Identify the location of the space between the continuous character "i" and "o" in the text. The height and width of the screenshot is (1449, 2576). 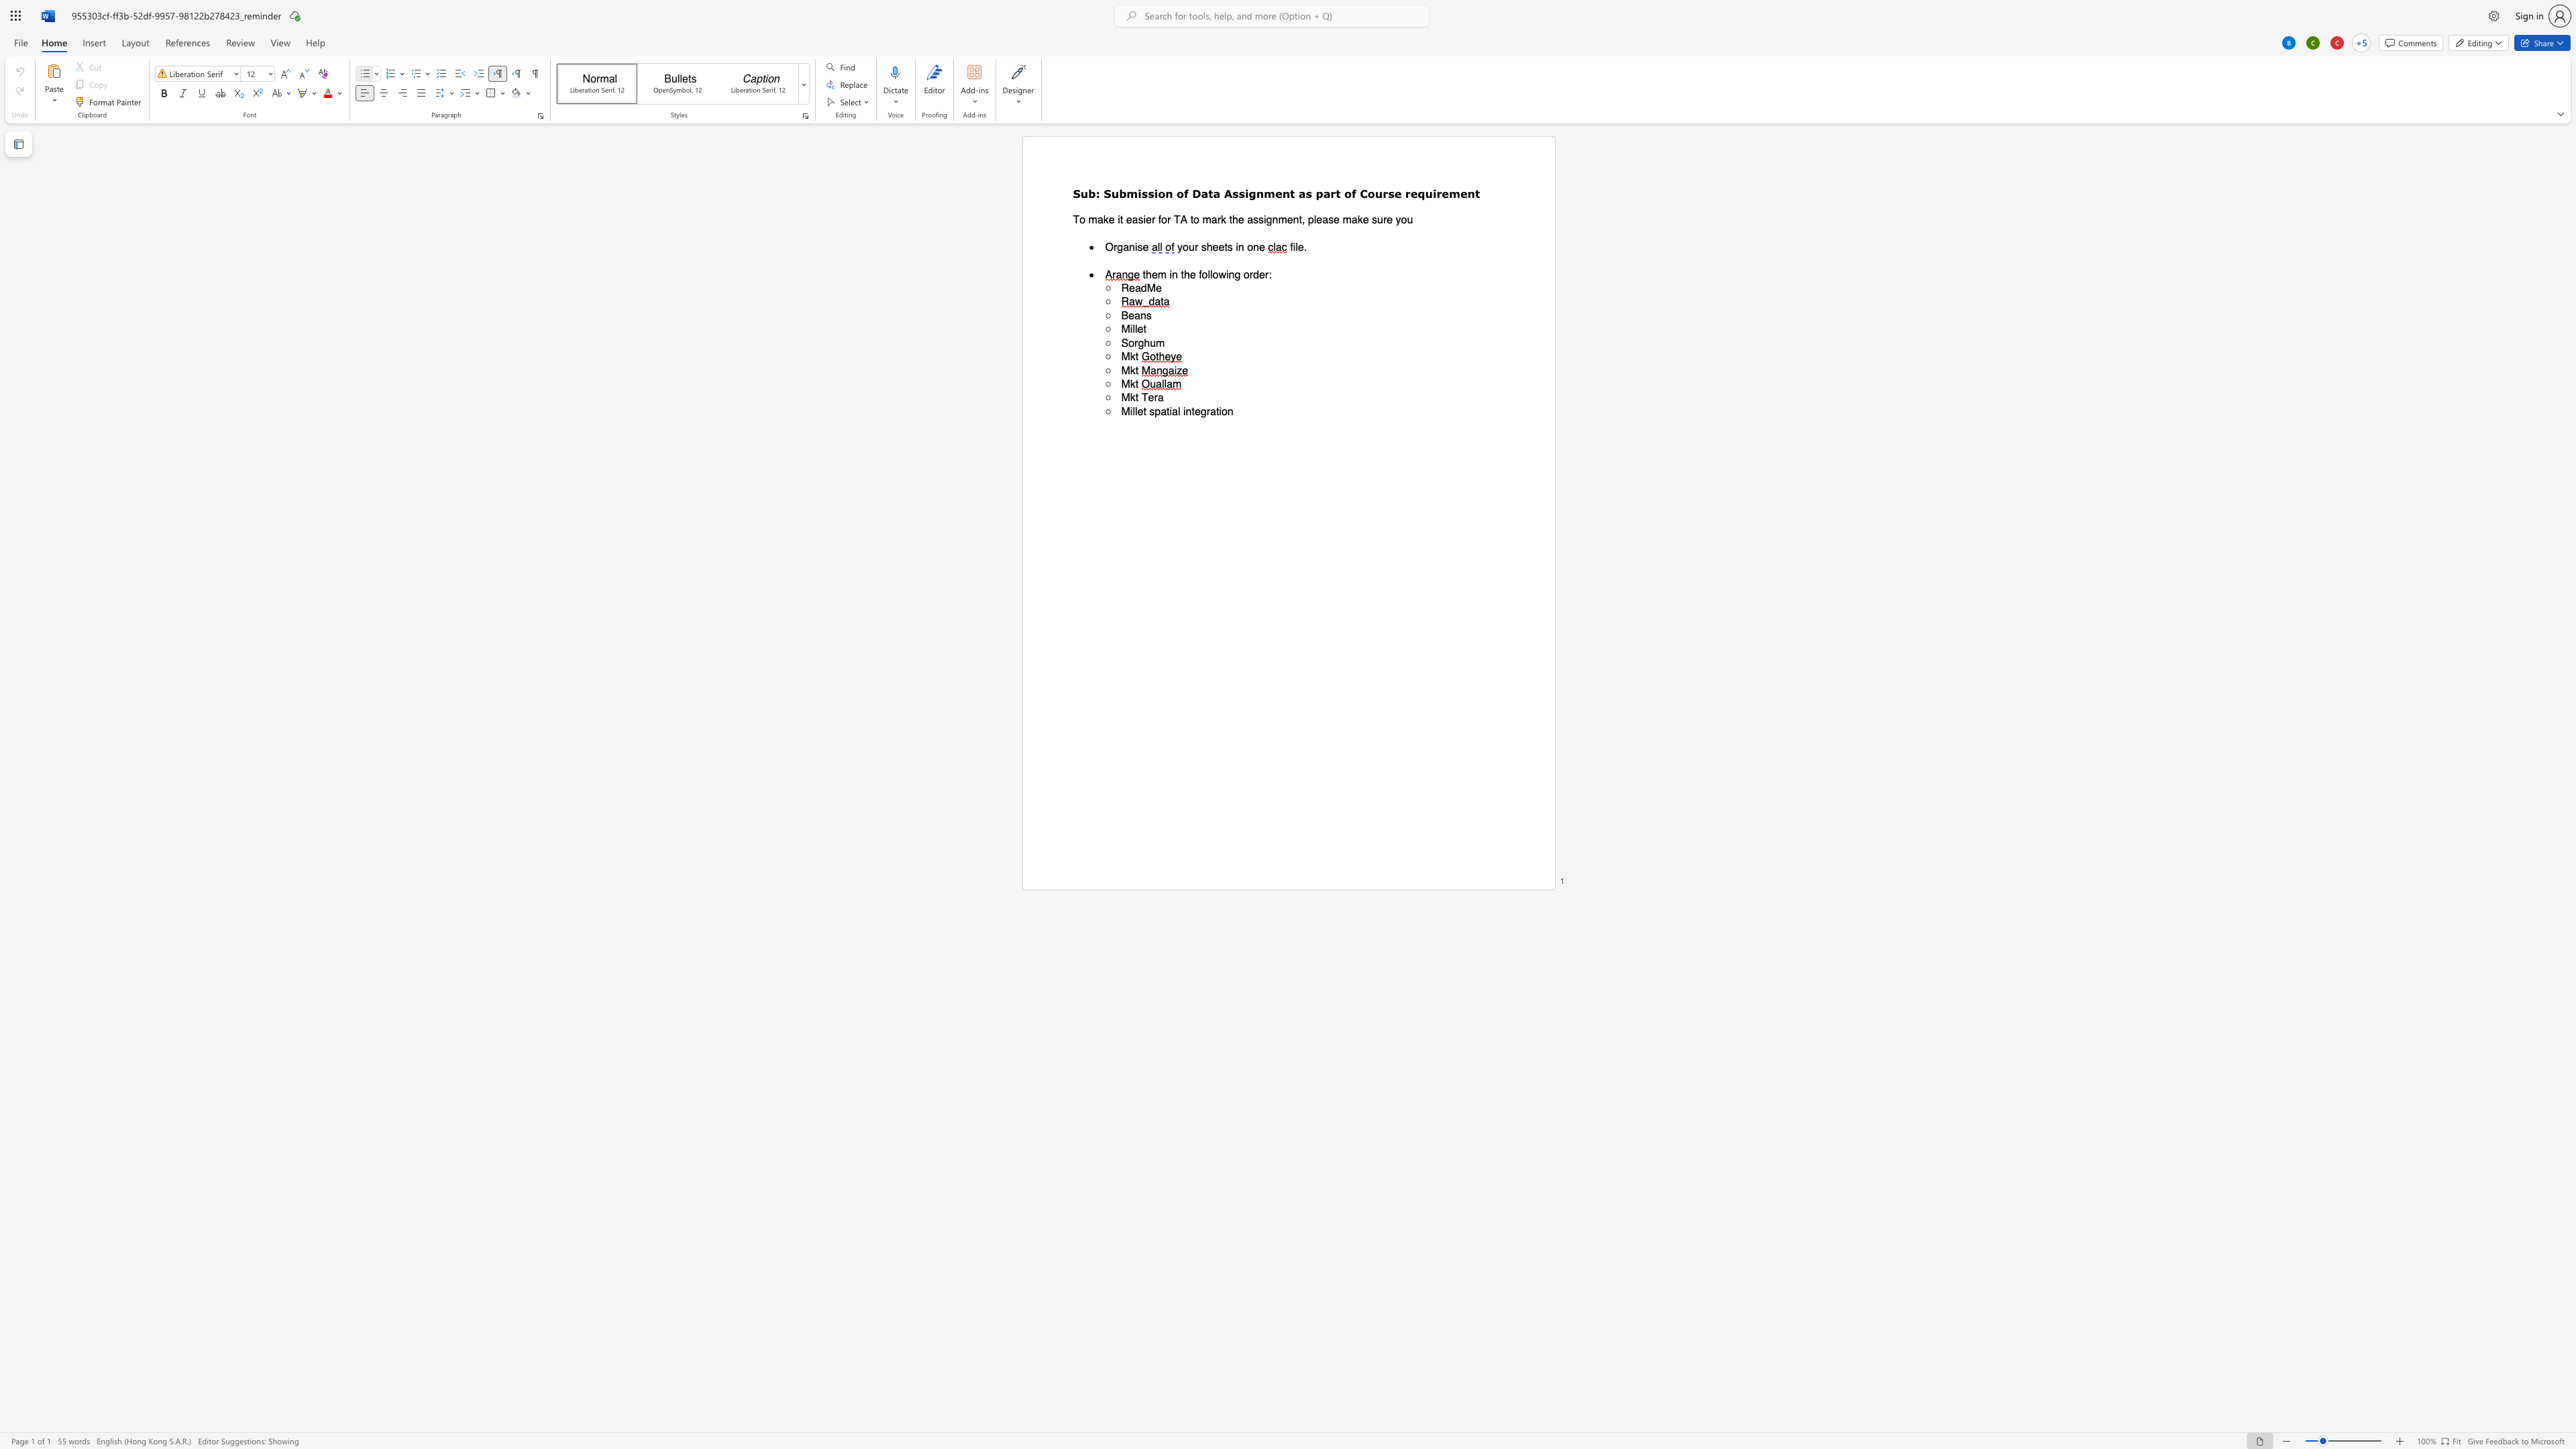
(1222, 410).